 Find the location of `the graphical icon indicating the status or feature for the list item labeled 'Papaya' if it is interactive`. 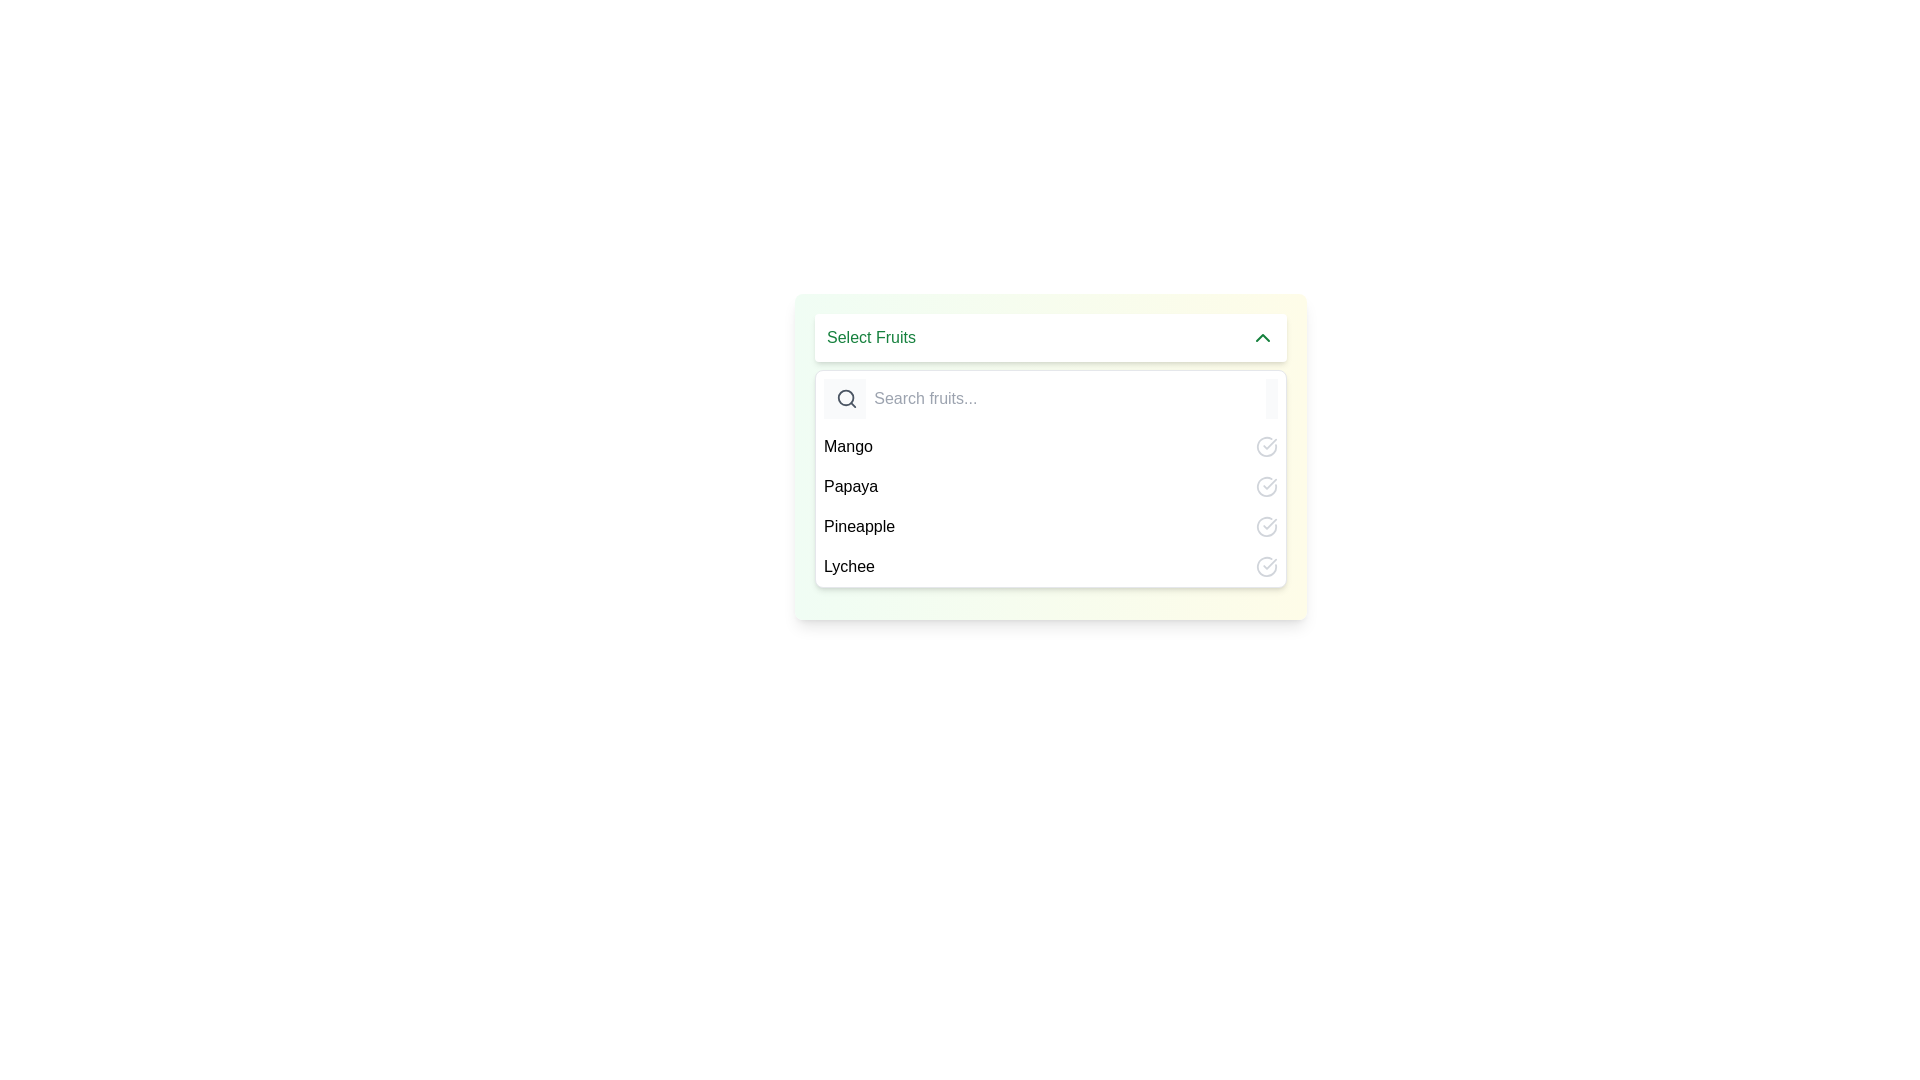

the graphical icon indicating the status or feature for the list item labeled 'Papaya' if it is interactive is located at coordinates (1266, 486).